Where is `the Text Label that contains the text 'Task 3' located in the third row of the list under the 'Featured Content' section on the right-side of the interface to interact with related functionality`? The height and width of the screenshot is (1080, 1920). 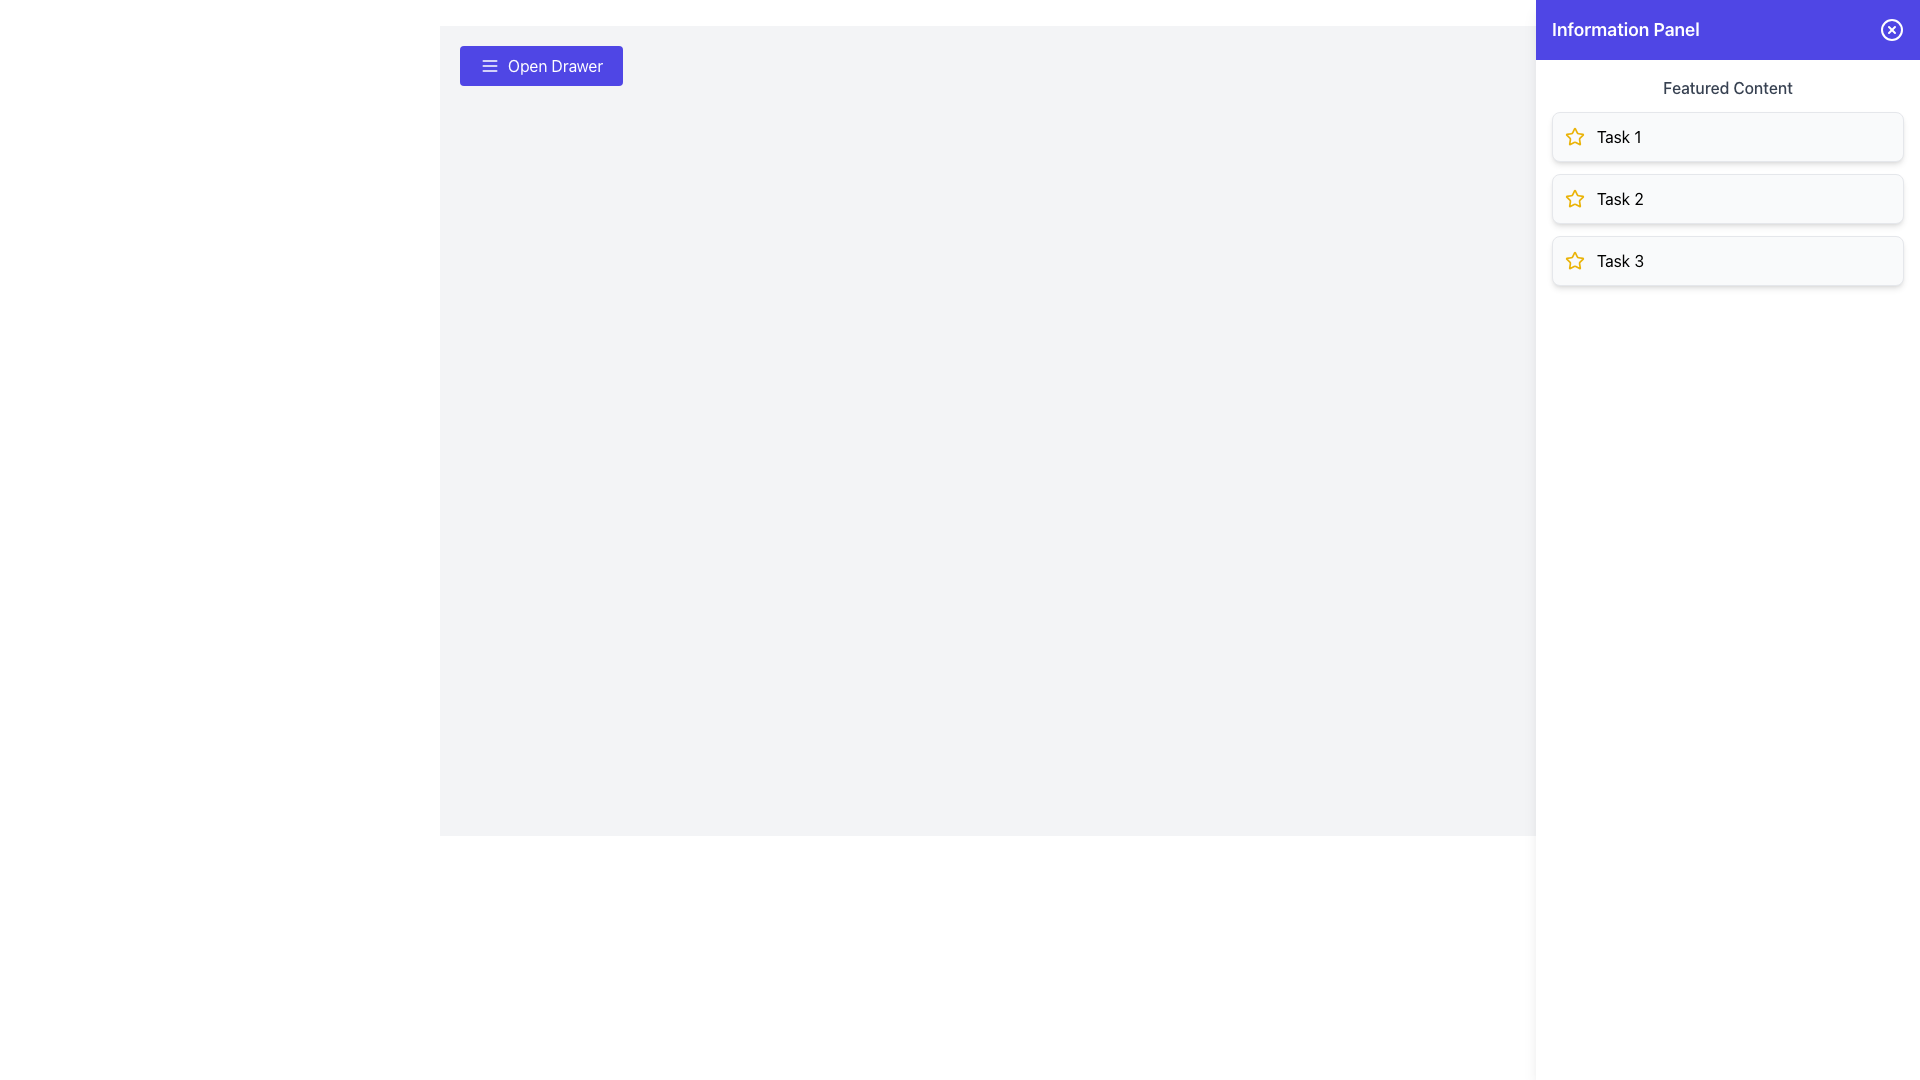 the Text Label that contains the text 'Task 3' located in the third row of the list under the 'Featured Content' section on the right-side of the interface to interact with related functionality is located at coordinates (1620, 260).